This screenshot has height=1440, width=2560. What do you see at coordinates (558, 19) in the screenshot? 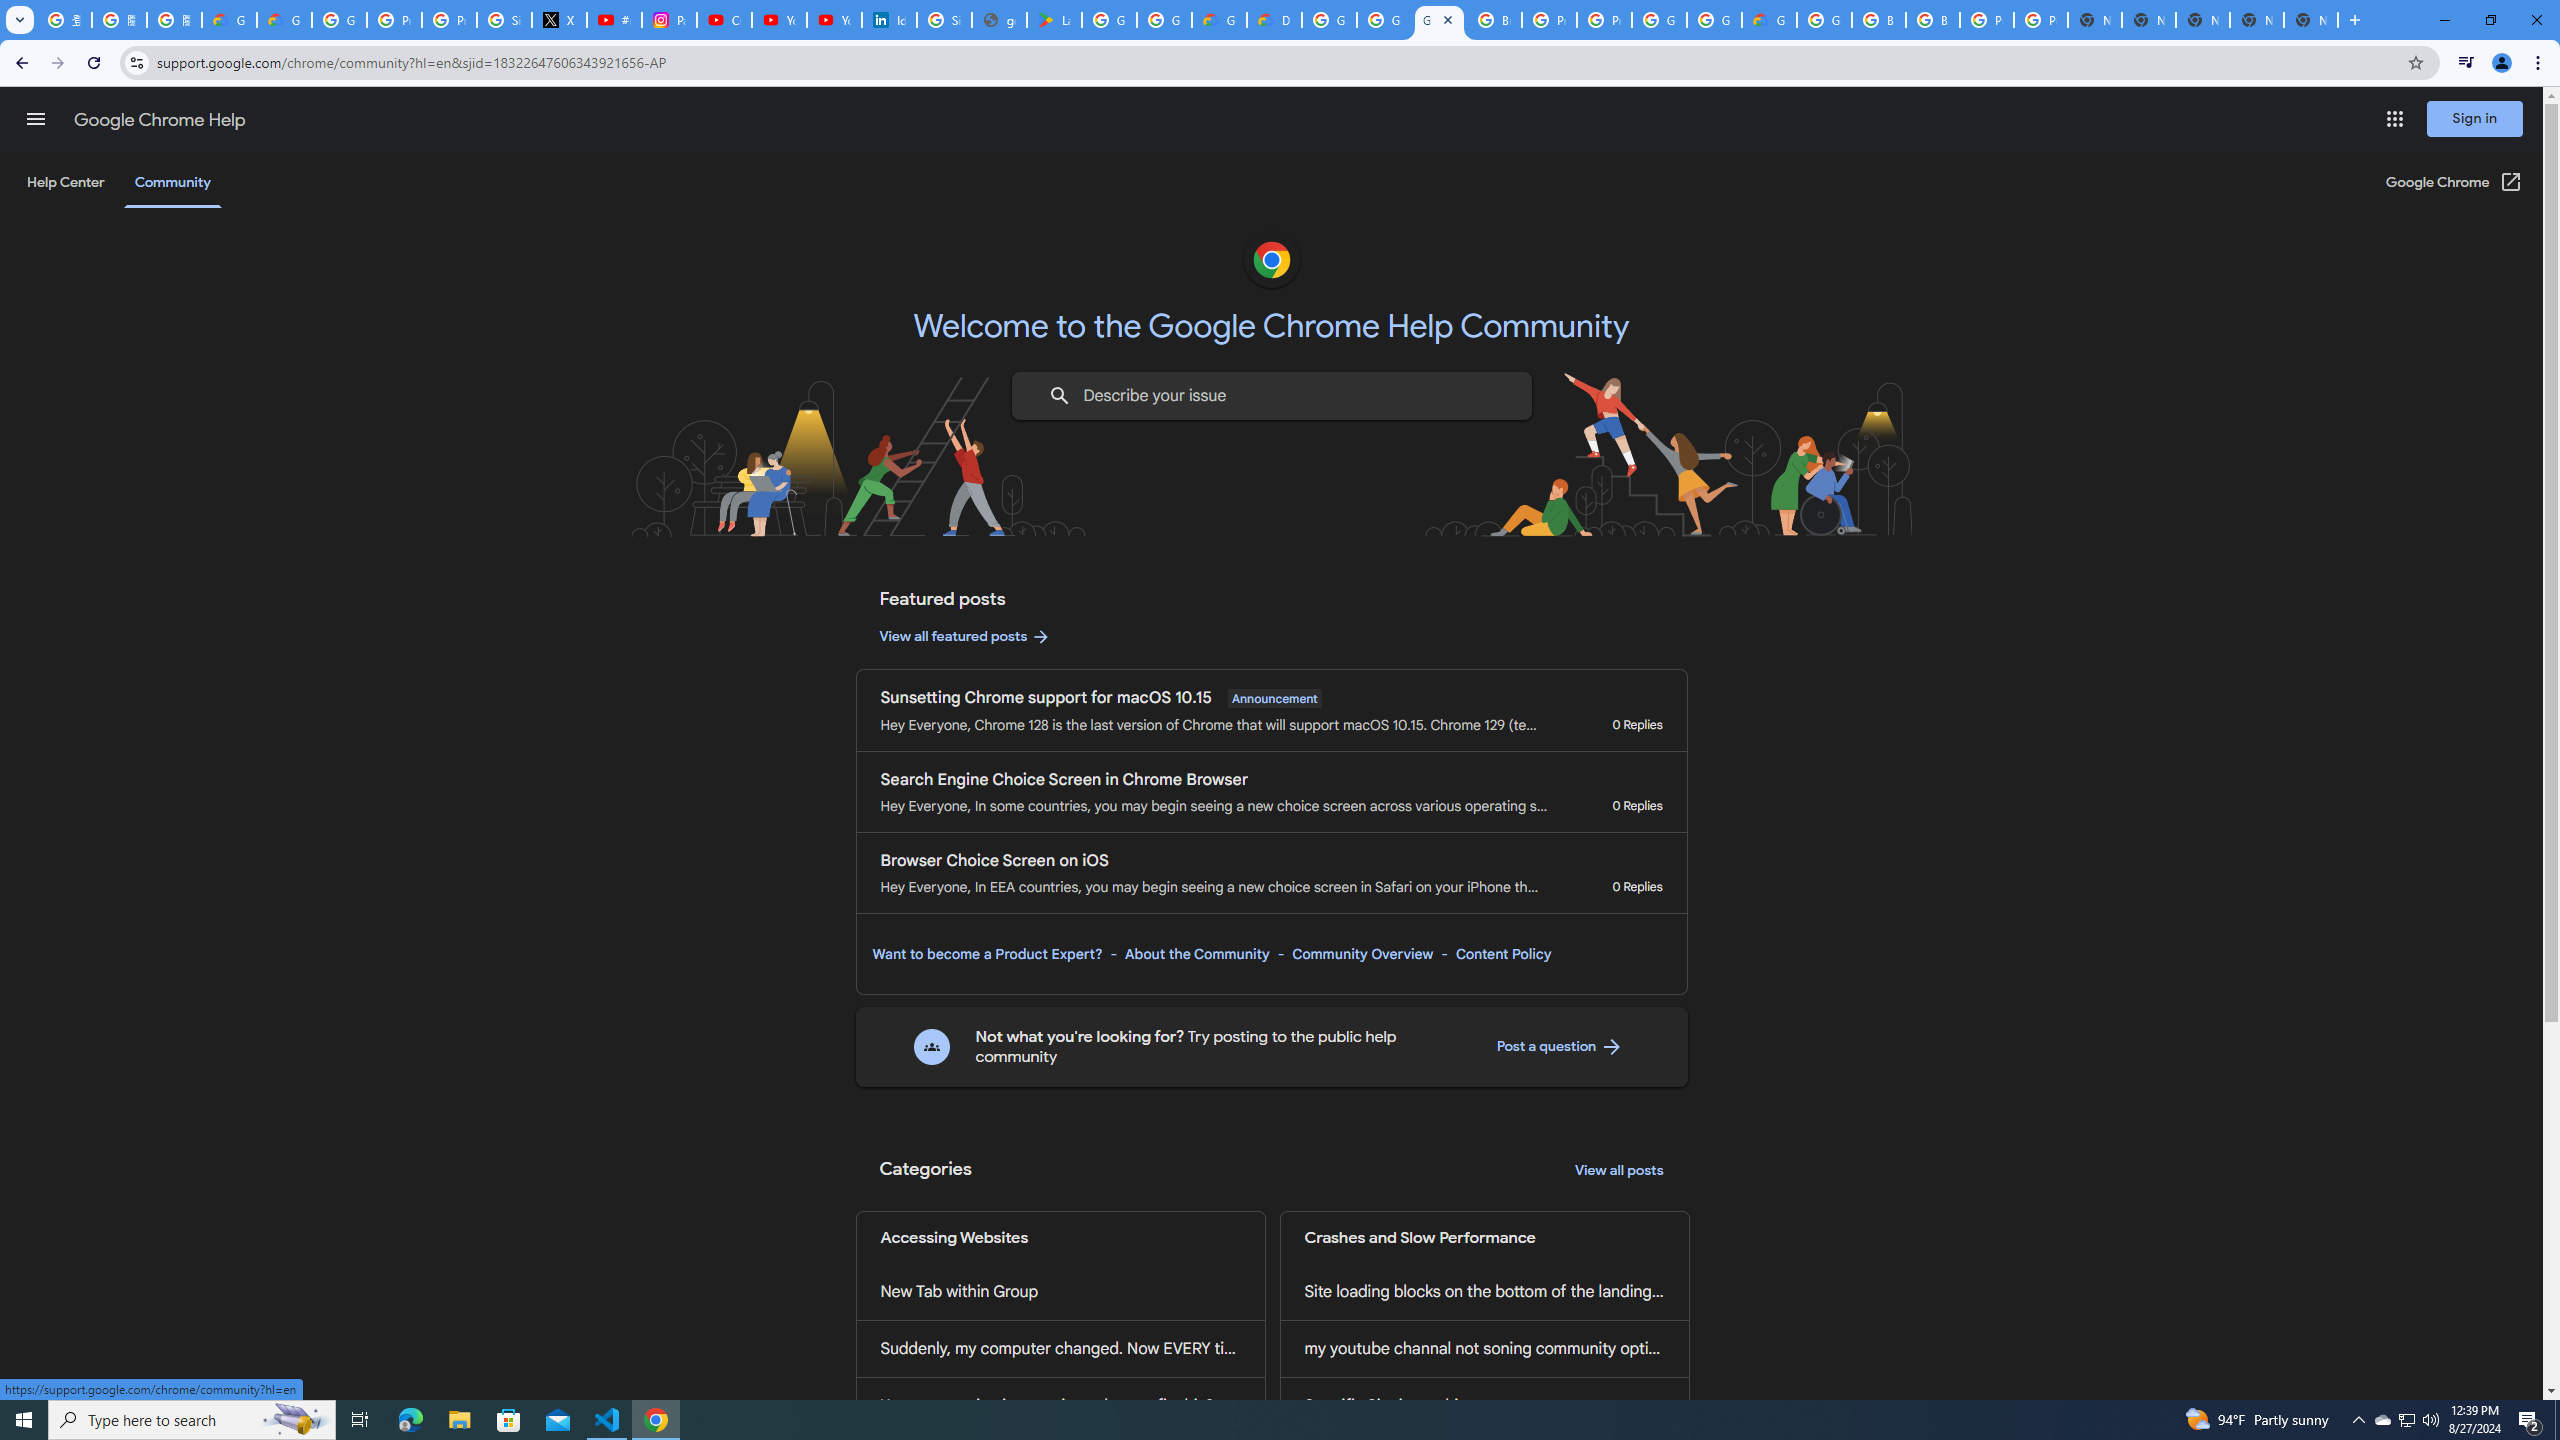
I see `'X'` at bounding box center [558, 19].